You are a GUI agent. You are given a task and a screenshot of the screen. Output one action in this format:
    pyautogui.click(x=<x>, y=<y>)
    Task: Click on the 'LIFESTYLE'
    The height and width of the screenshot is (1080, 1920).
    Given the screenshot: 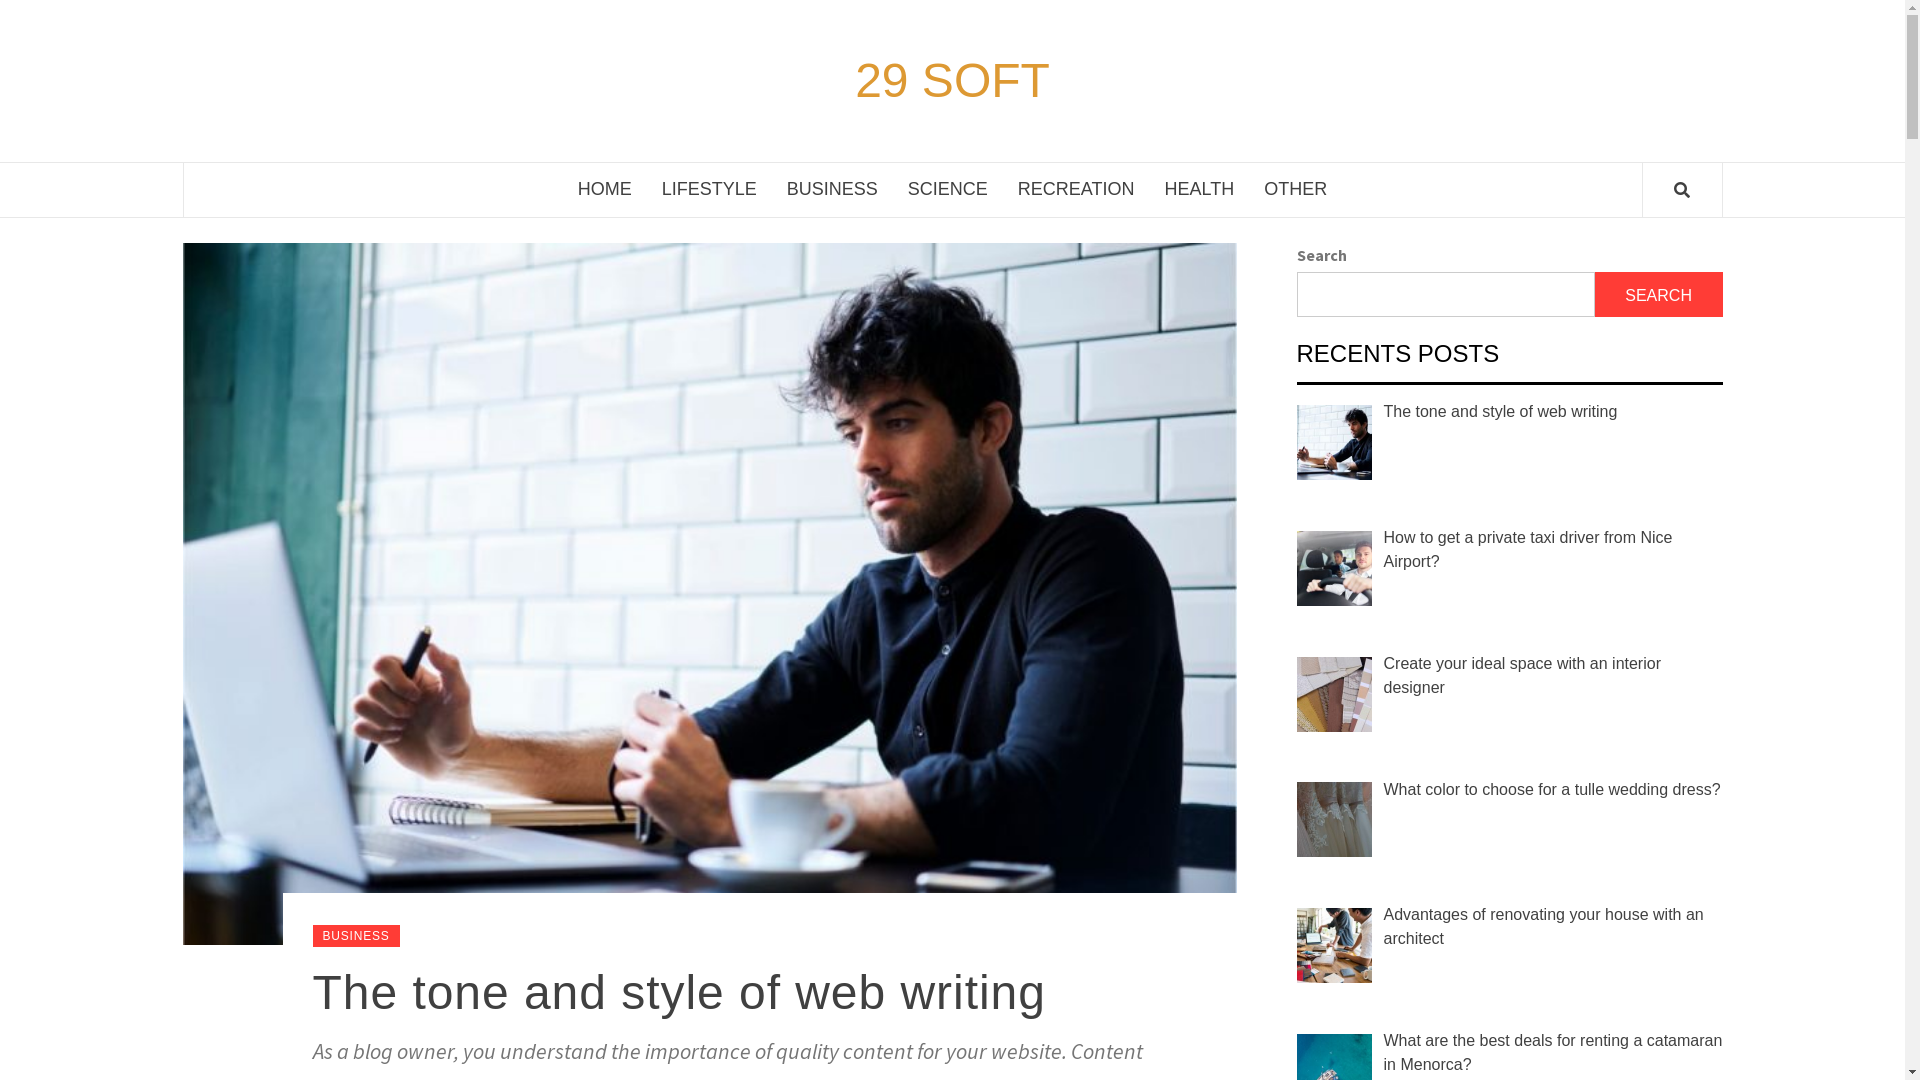 What is the action you would take?
    pyautogui.click(x=709, y=189)
    